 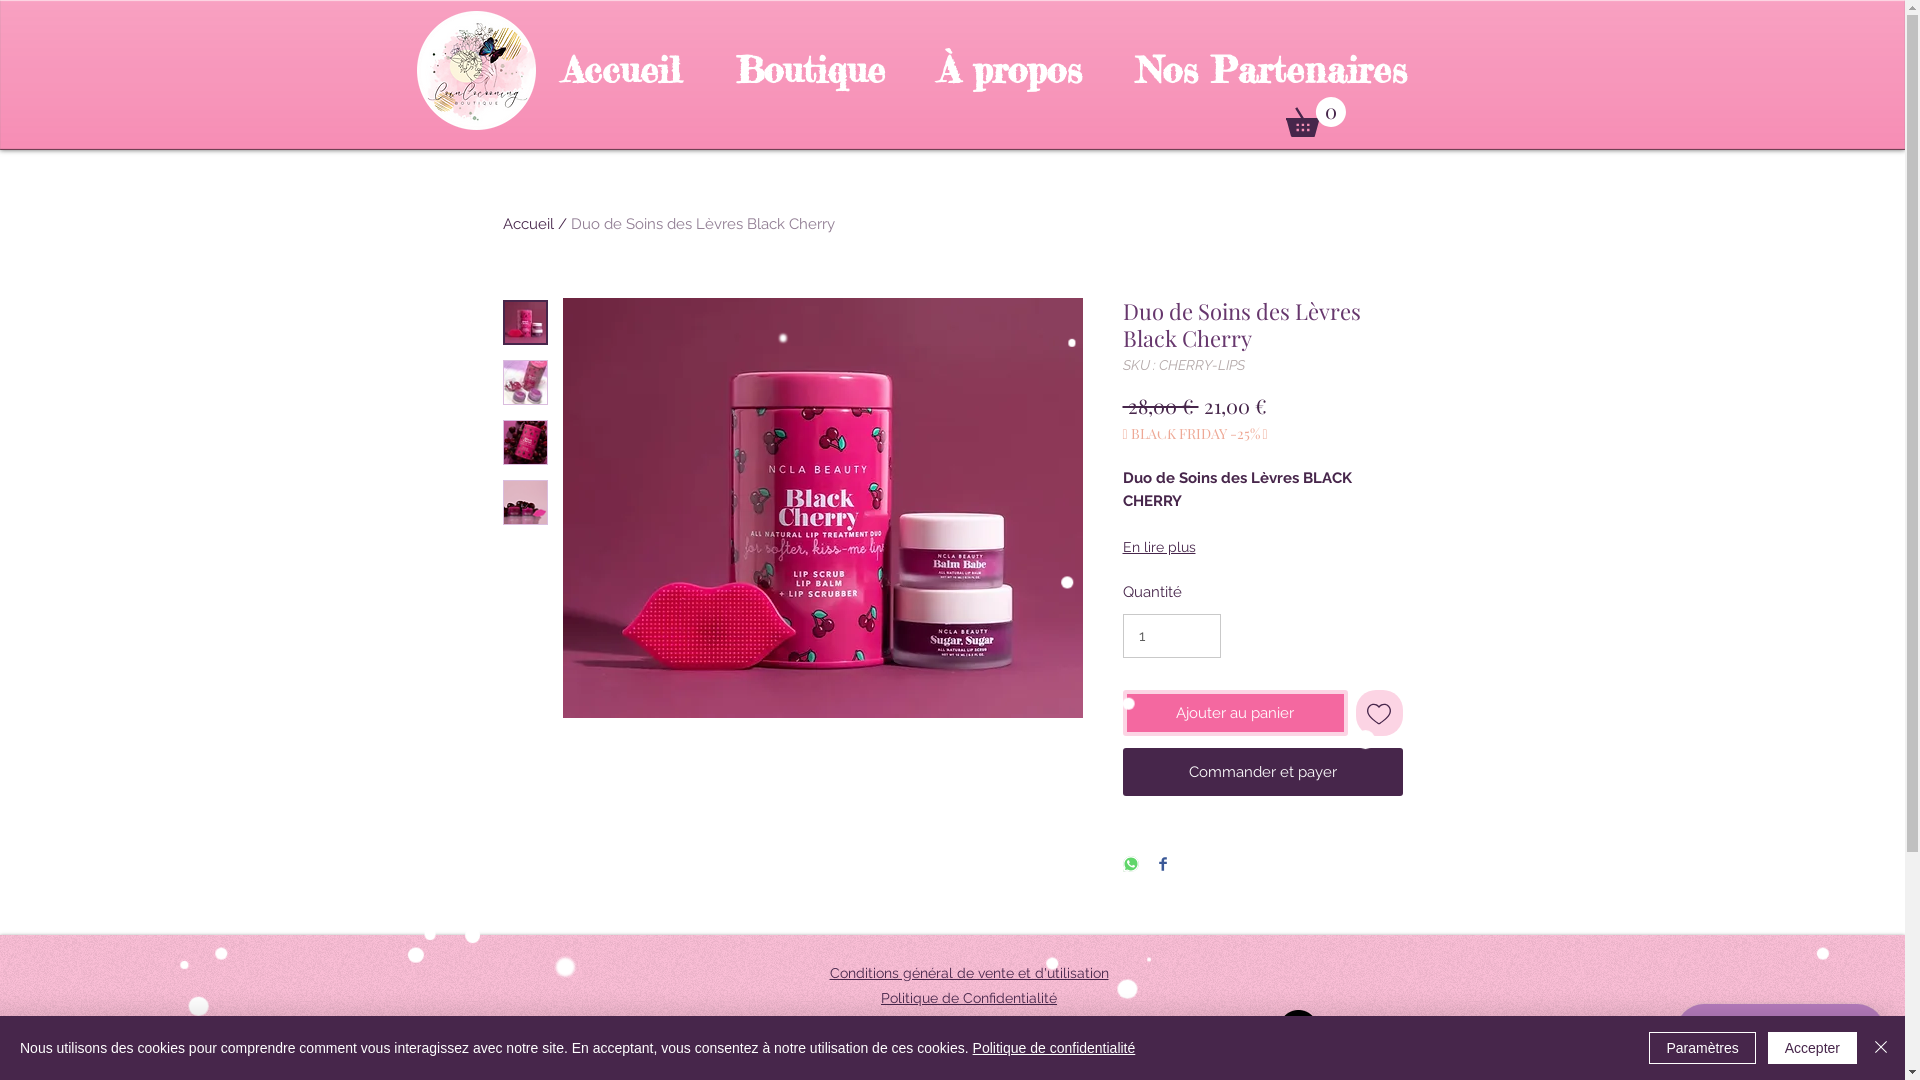 I want to click on 'Livraison et Retour', so click(x=968, y=1022).